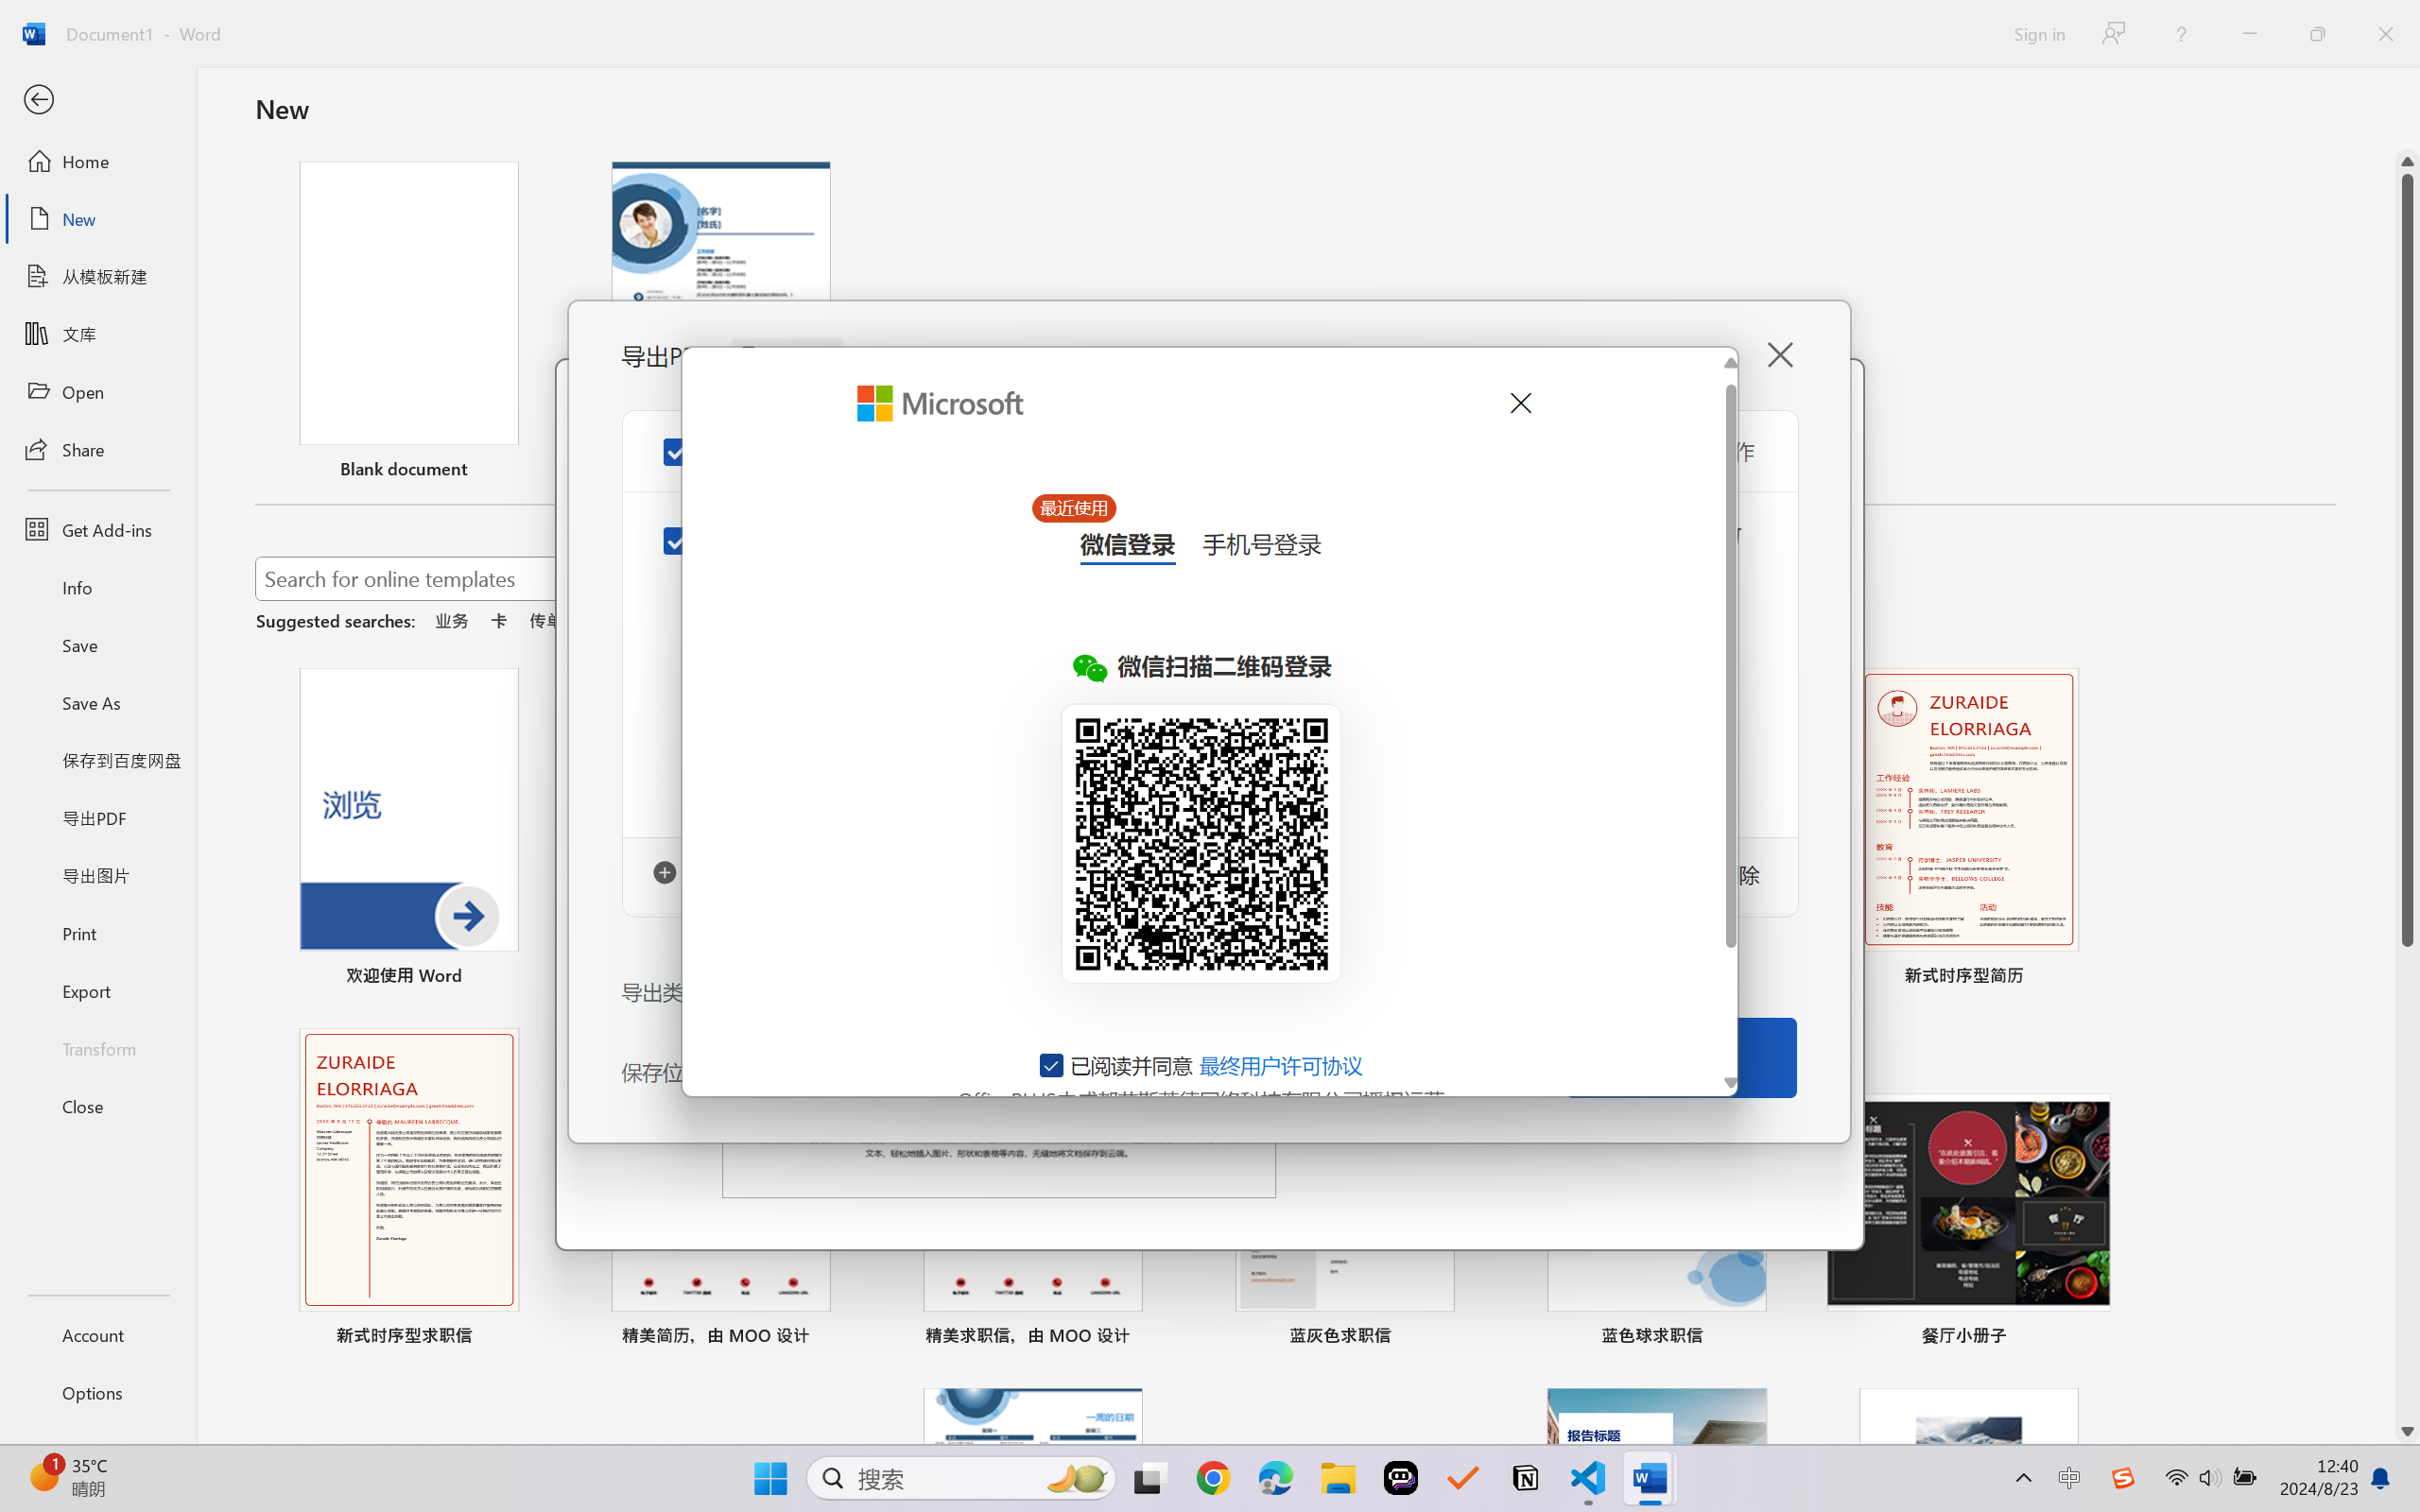 This screenshot has height=1512, width=2420. I want to click on 'Transform', so click(97, 1046).